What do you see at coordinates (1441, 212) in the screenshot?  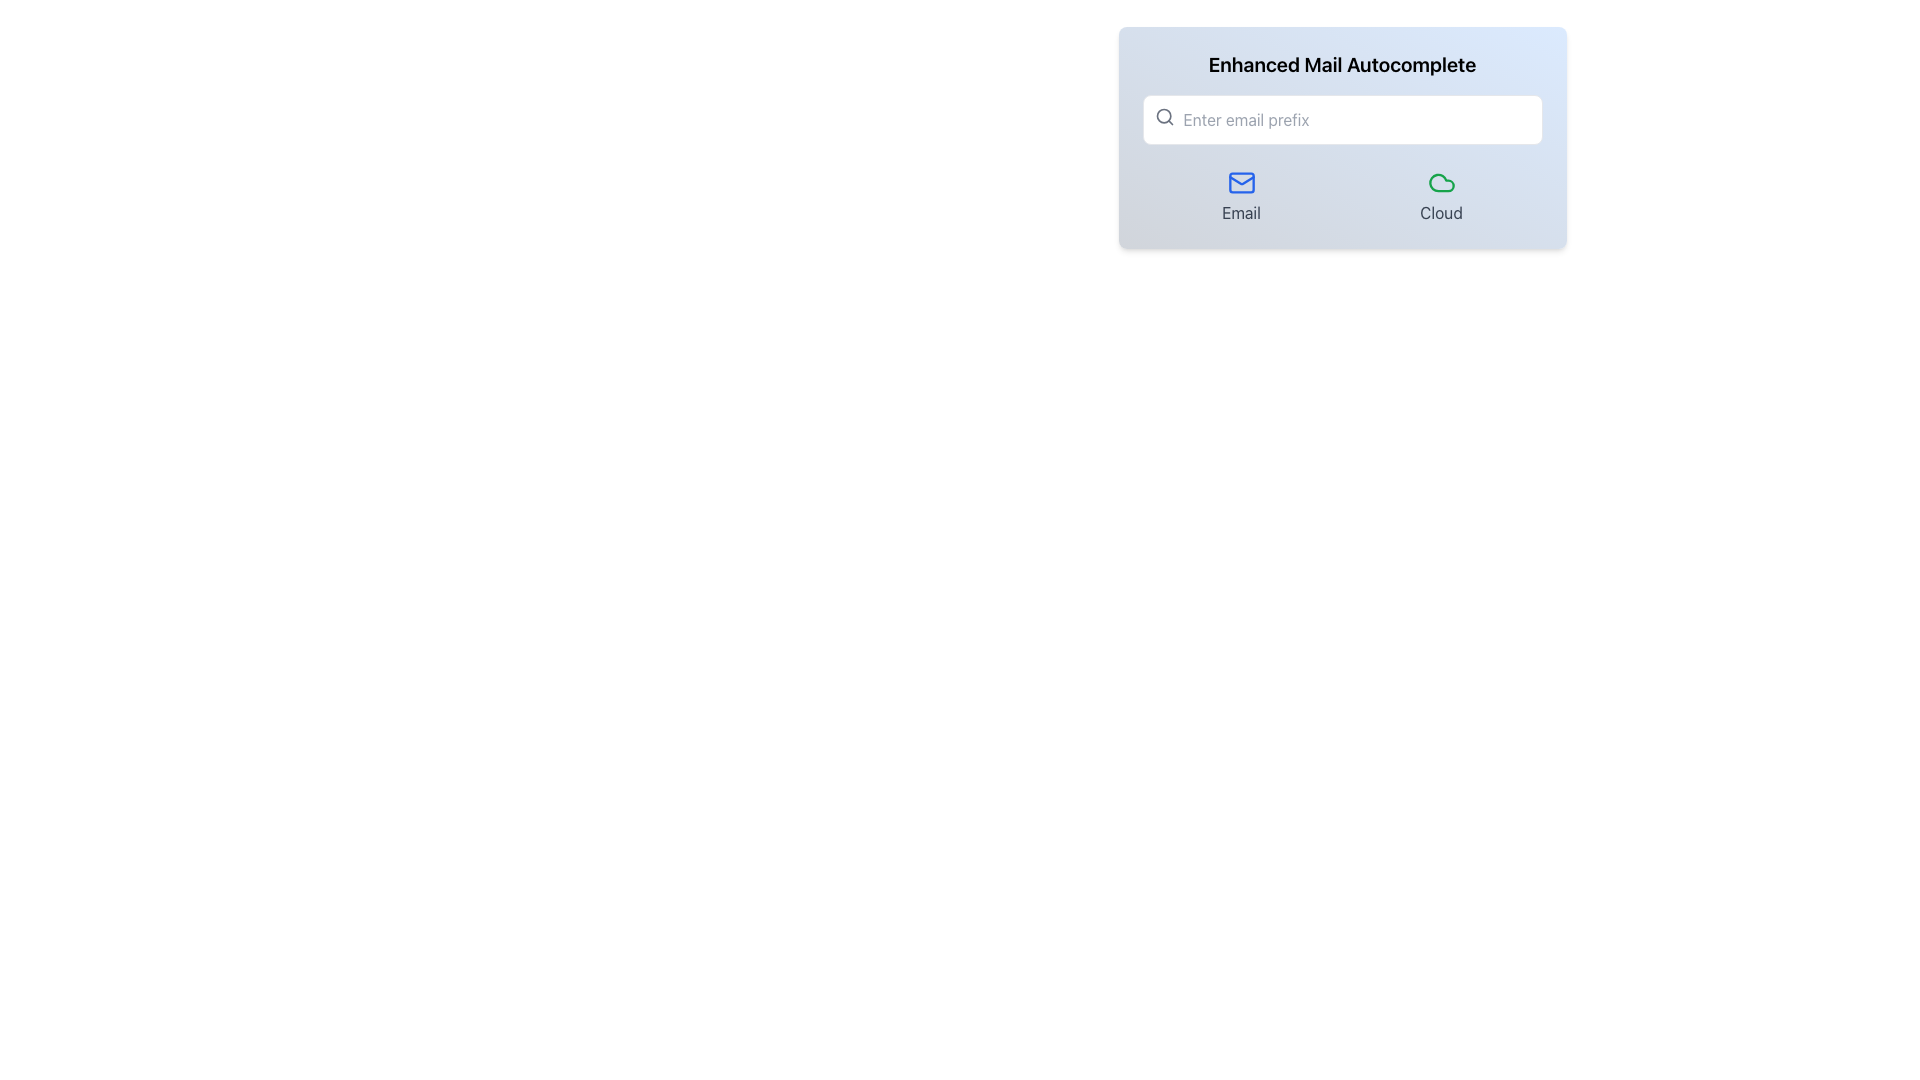 I see `the text label 'Cloud' located below the green cloud icon, which is positioned to the right of the 'Email' option` at bounding box center [1441, 212].